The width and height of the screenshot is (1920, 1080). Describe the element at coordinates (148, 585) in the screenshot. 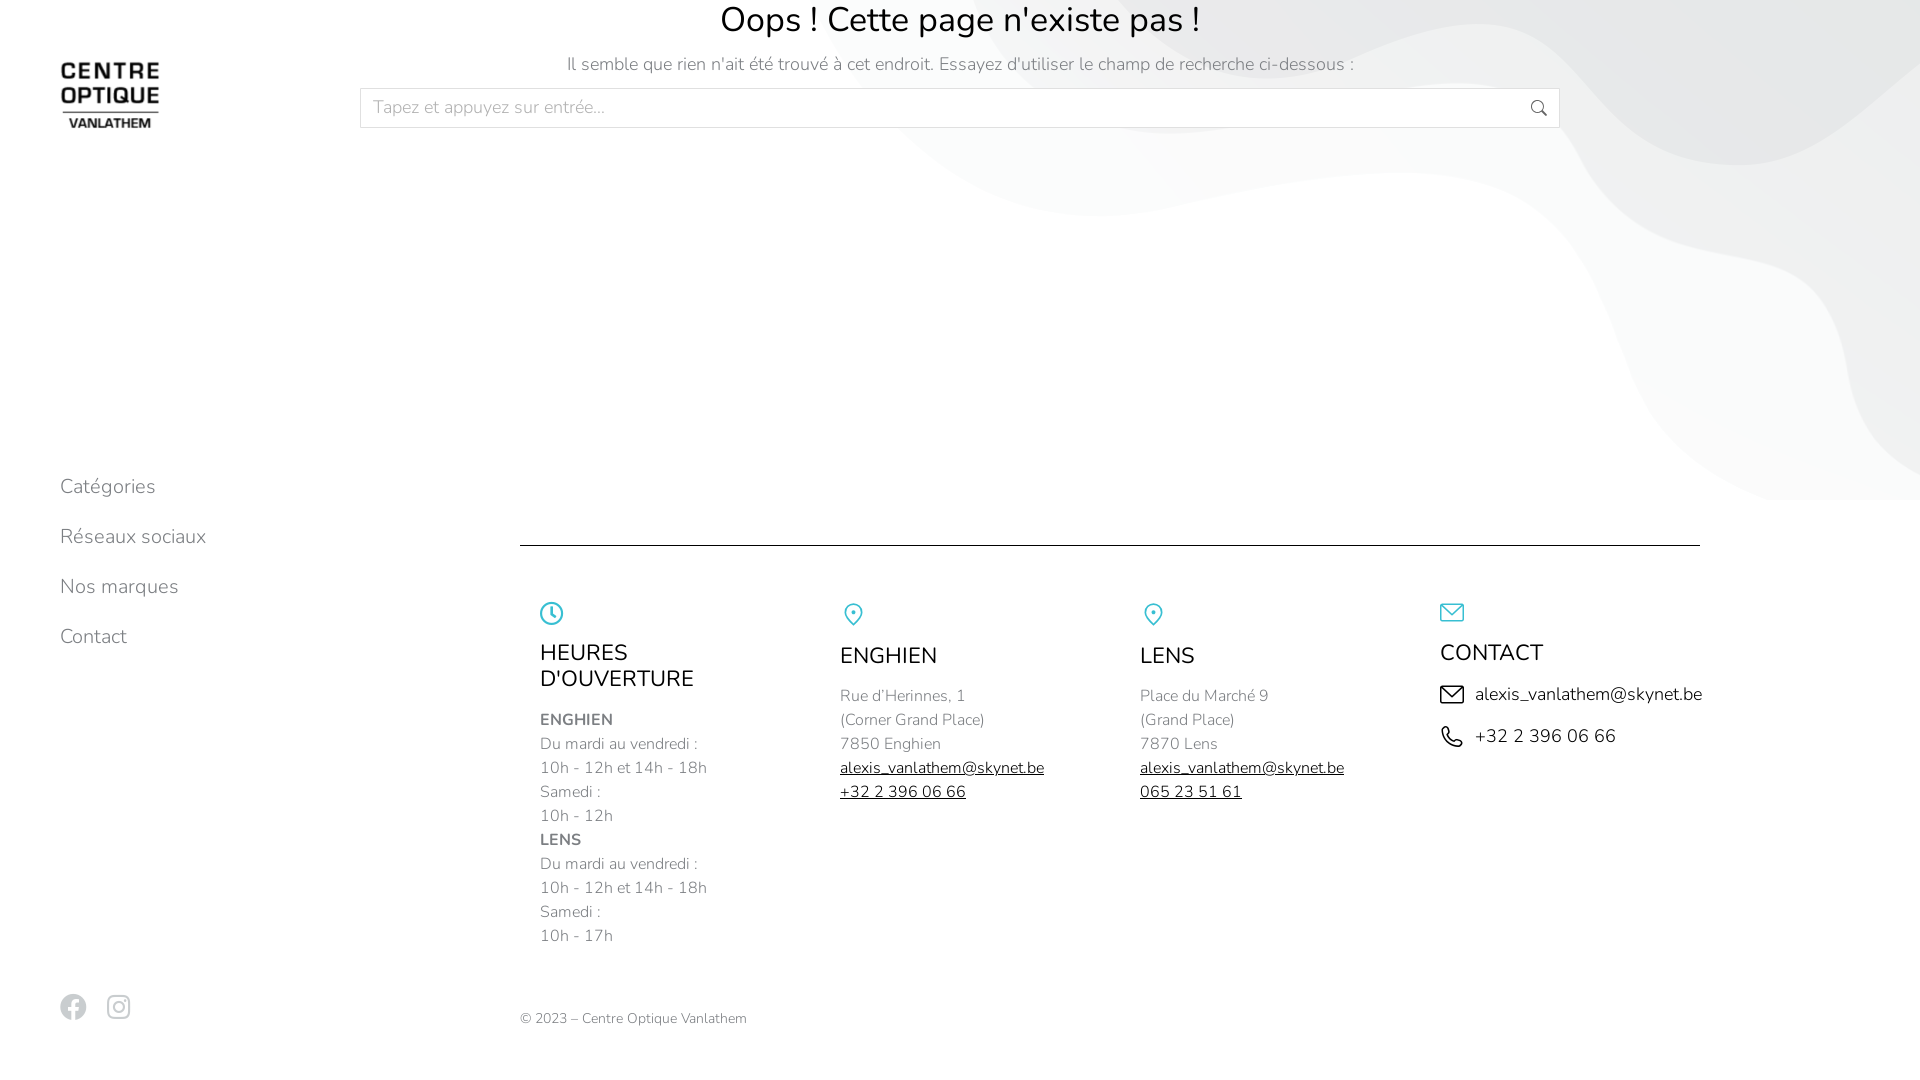

I see `'Nos marques'` at that location.